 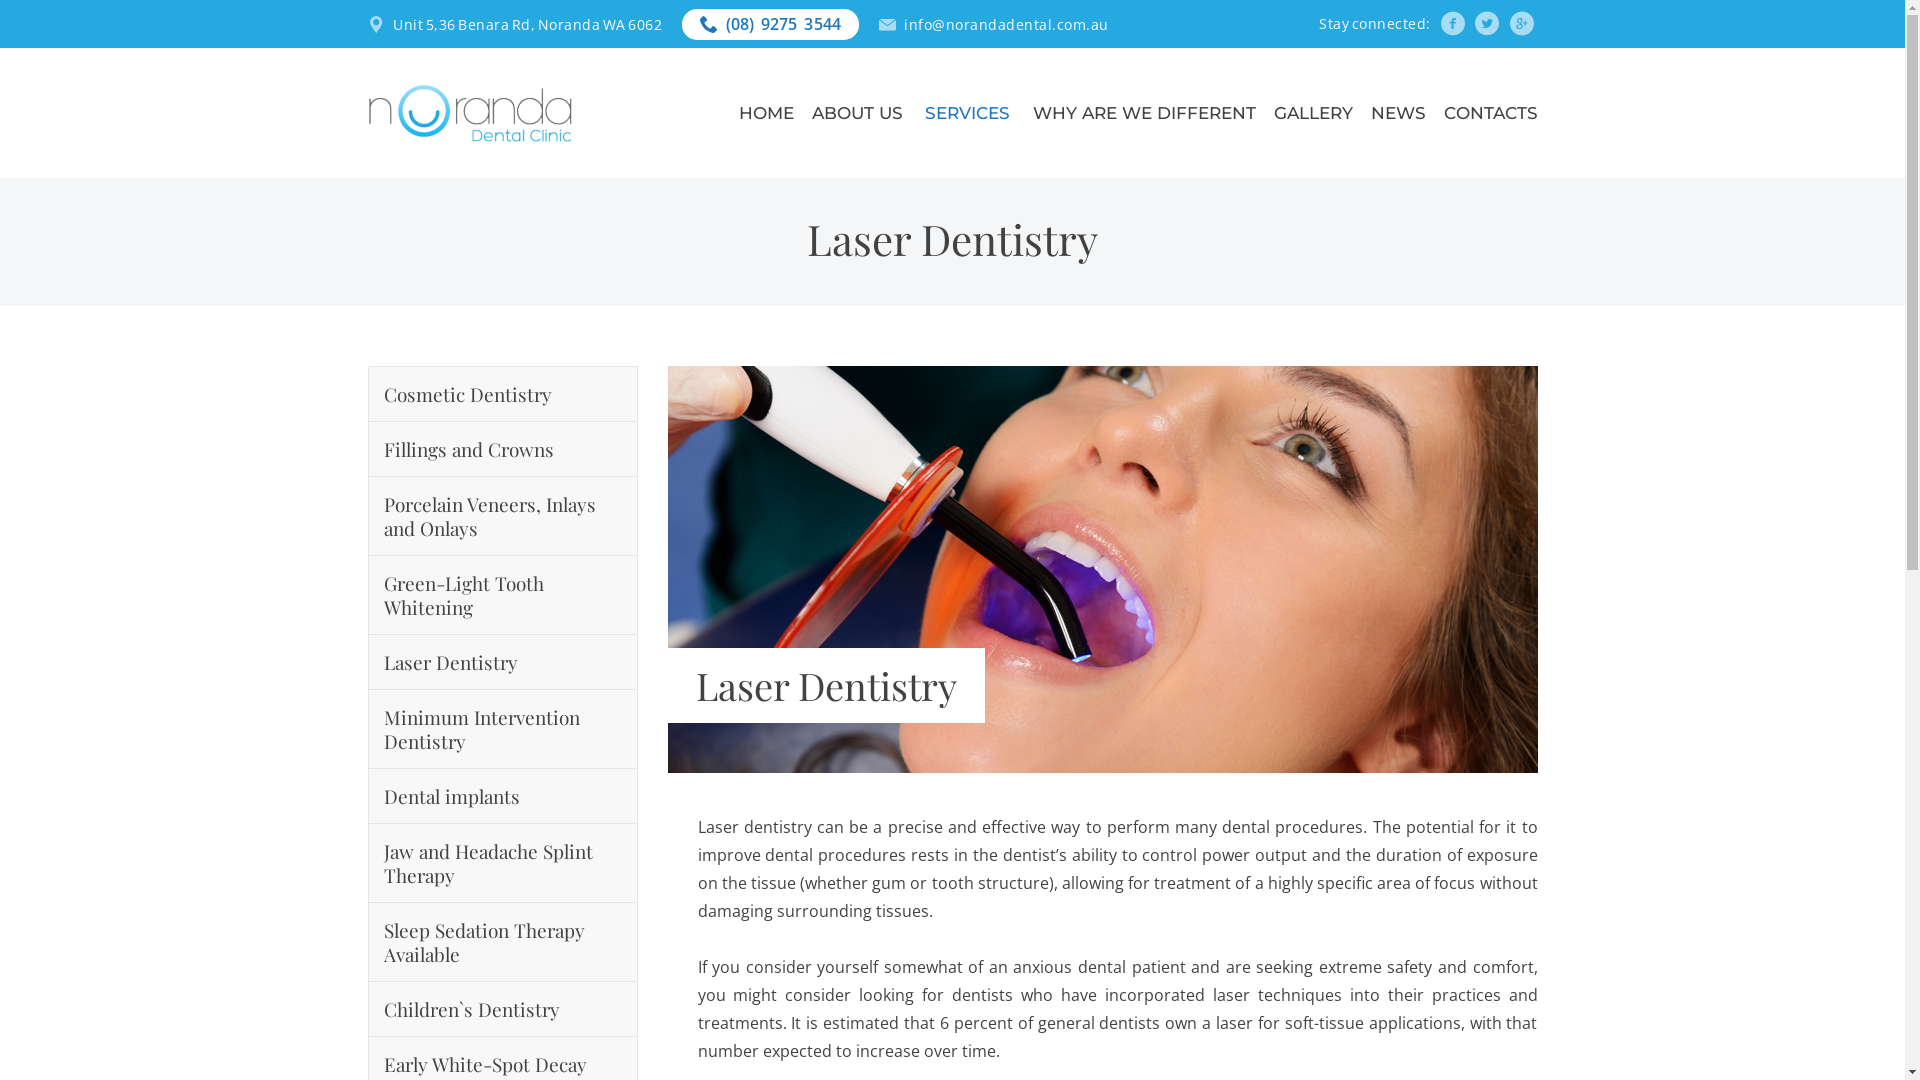 I want to click on 'ABOUT US', so click(x=859, y=112).